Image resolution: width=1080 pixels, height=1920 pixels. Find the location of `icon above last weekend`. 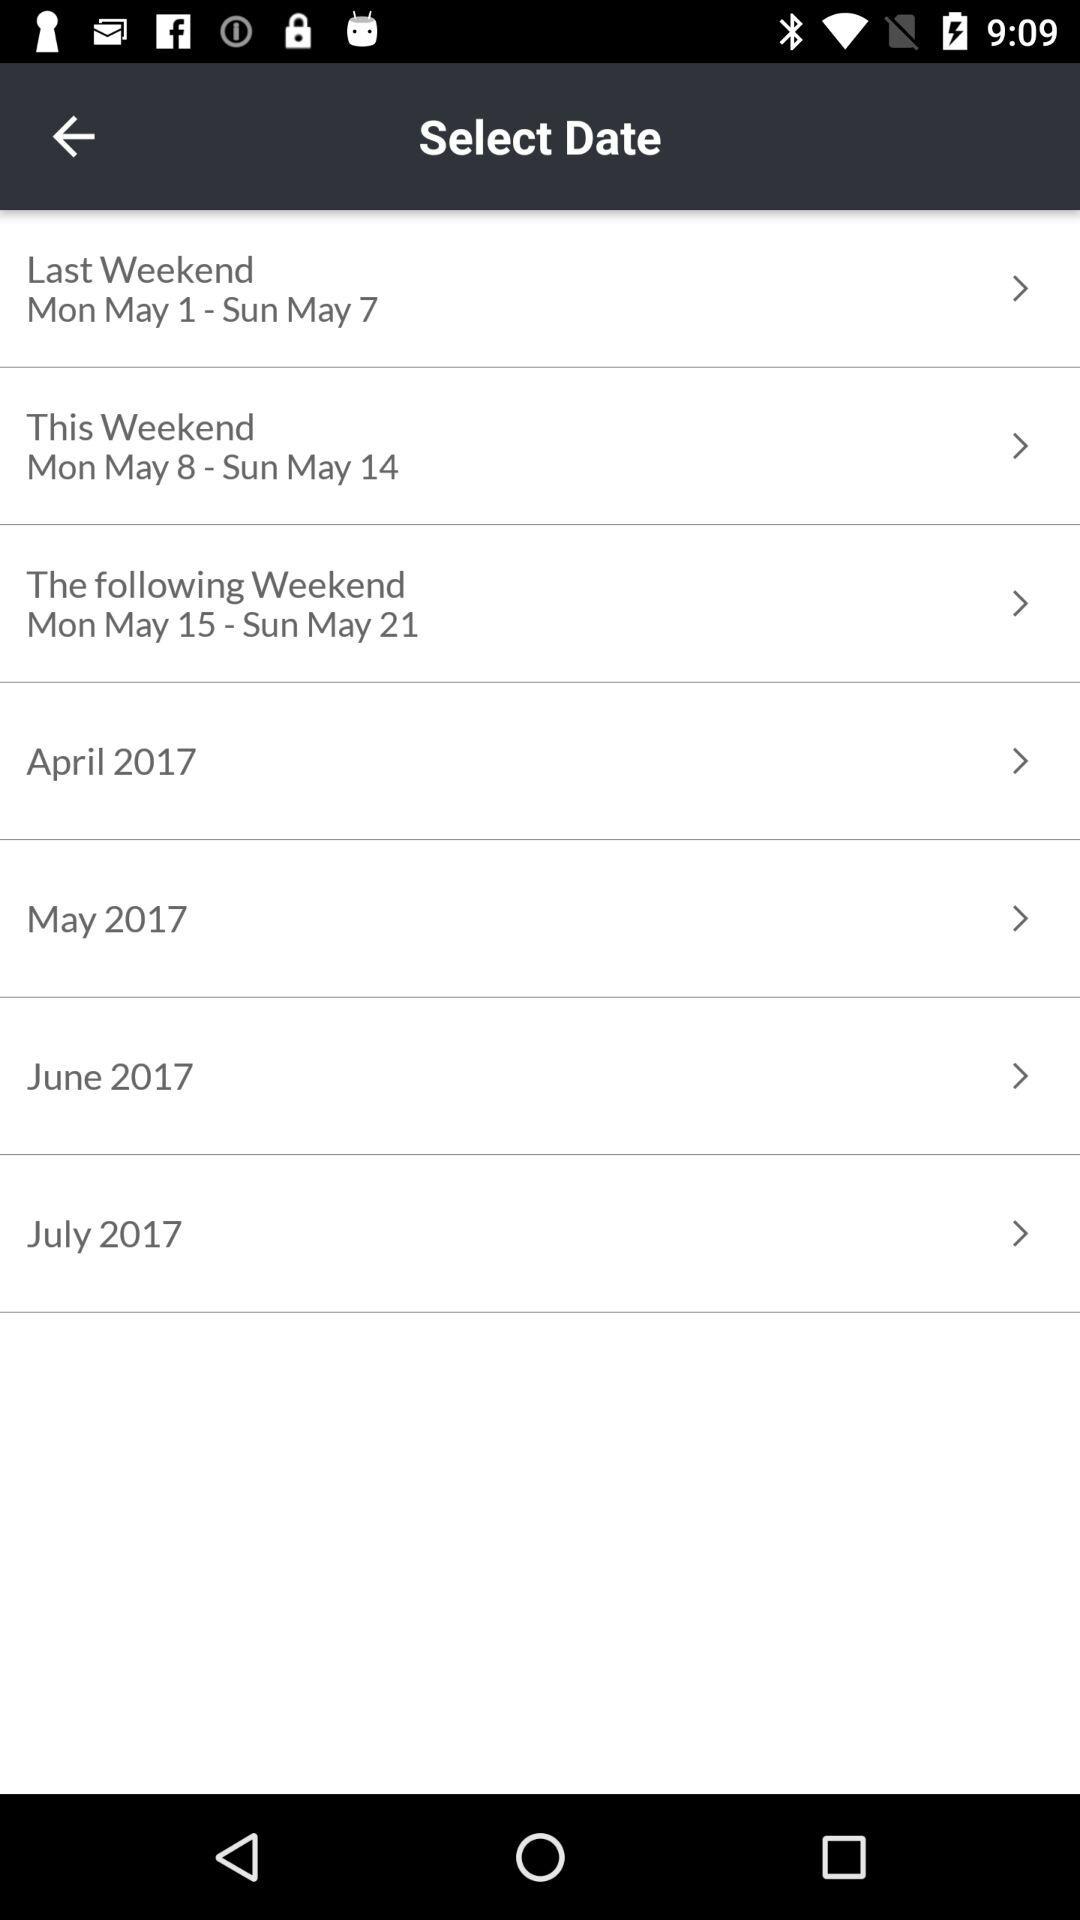

icon above last weekend is located at coordinates (72, 135).